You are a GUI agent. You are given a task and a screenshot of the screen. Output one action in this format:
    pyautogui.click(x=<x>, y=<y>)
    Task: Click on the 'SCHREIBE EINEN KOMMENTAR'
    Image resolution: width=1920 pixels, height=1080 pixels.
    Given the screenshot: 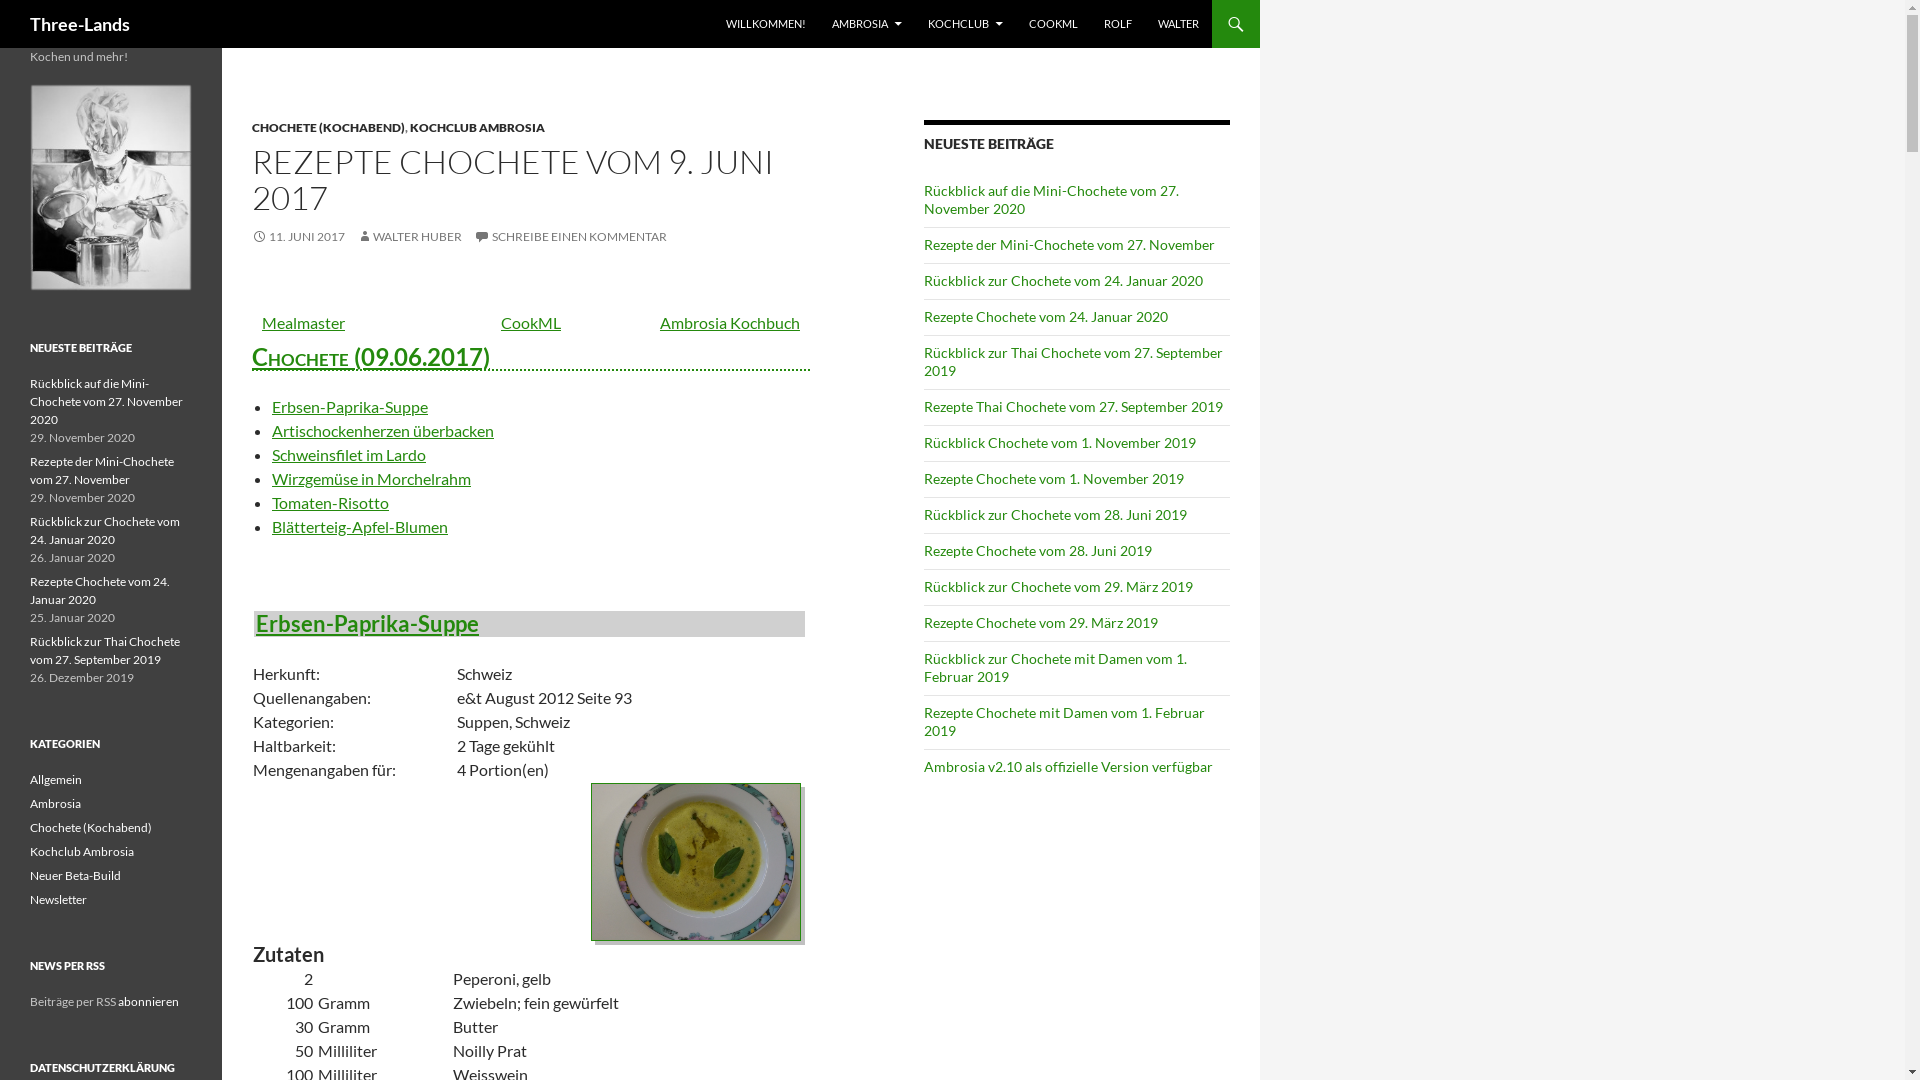 What is the action you would take?
    pyautogui.click(x=569, y=235)
    